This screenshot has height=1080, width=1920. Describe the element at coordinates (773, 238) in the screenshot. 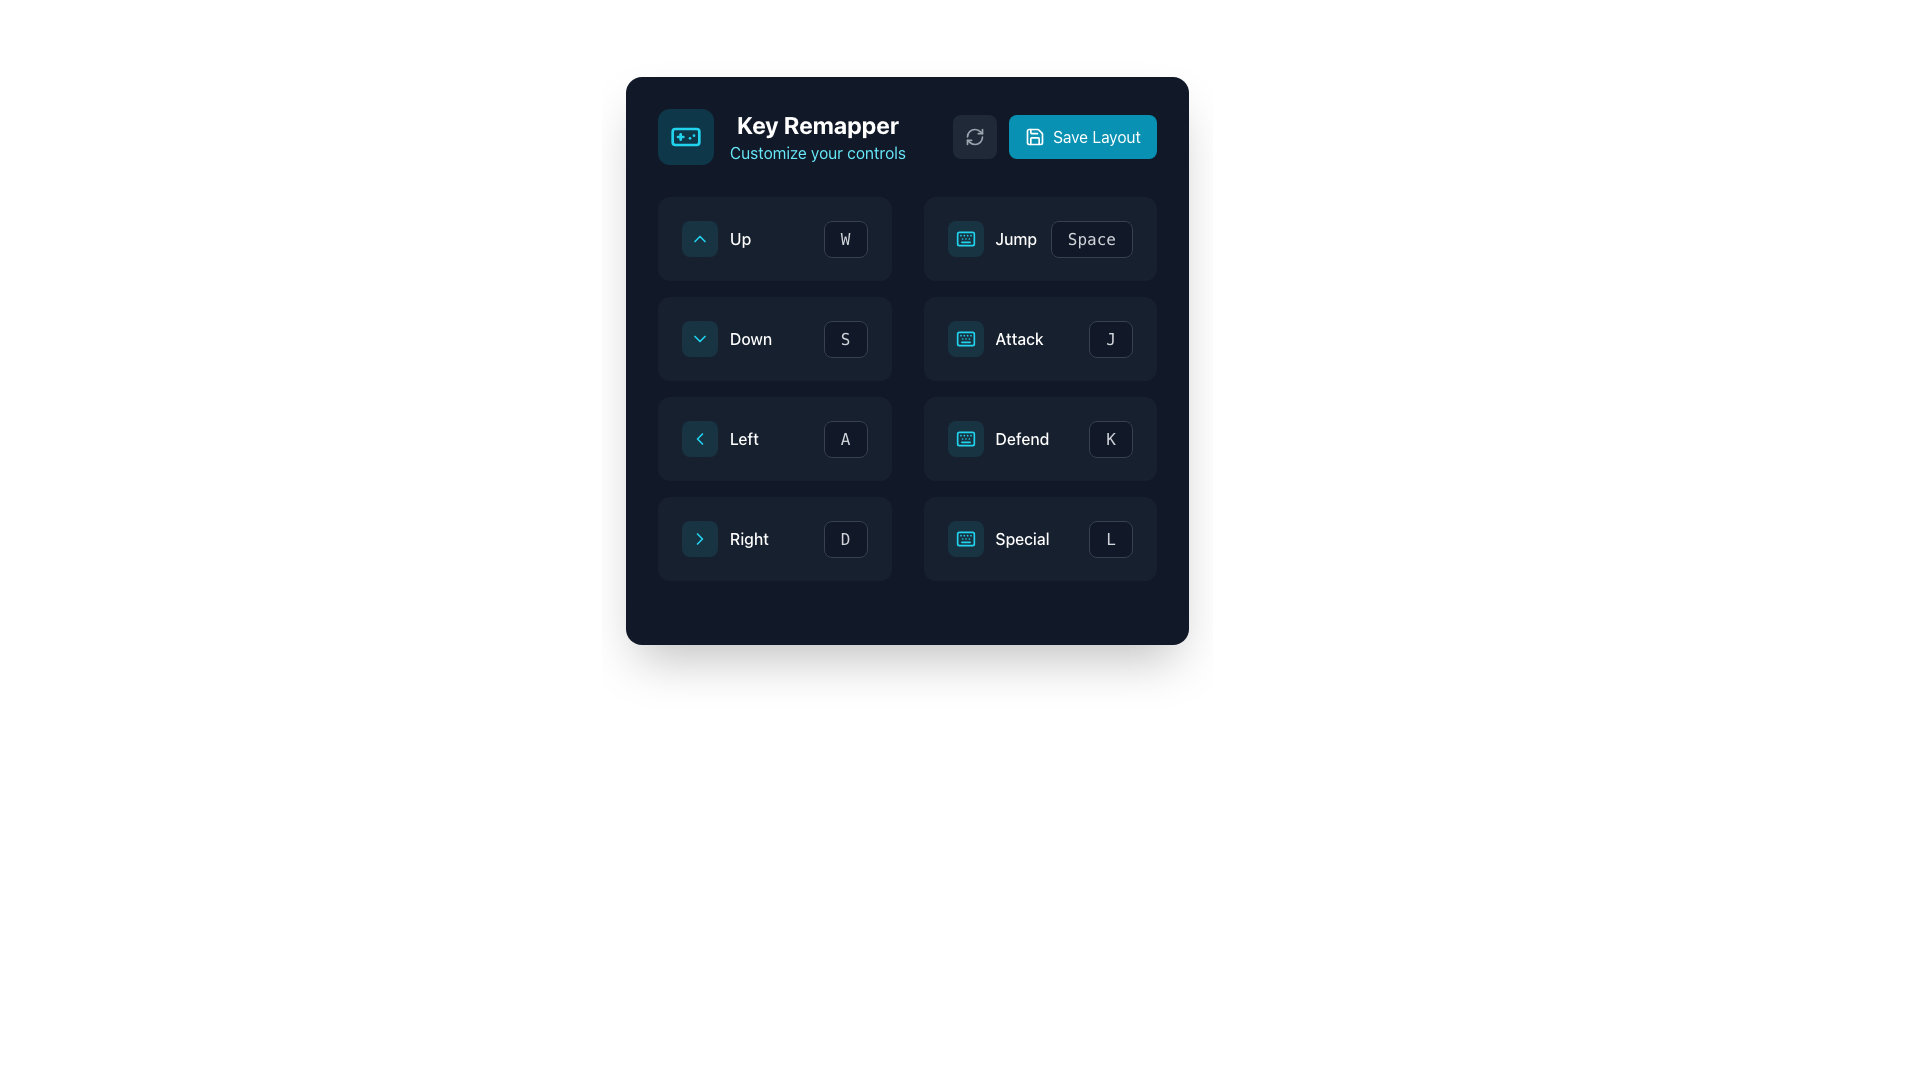

I see `the rectangular button labeled 'W' with a bold, monospaced font, located on the far right beside the 'Up' button` at that location.